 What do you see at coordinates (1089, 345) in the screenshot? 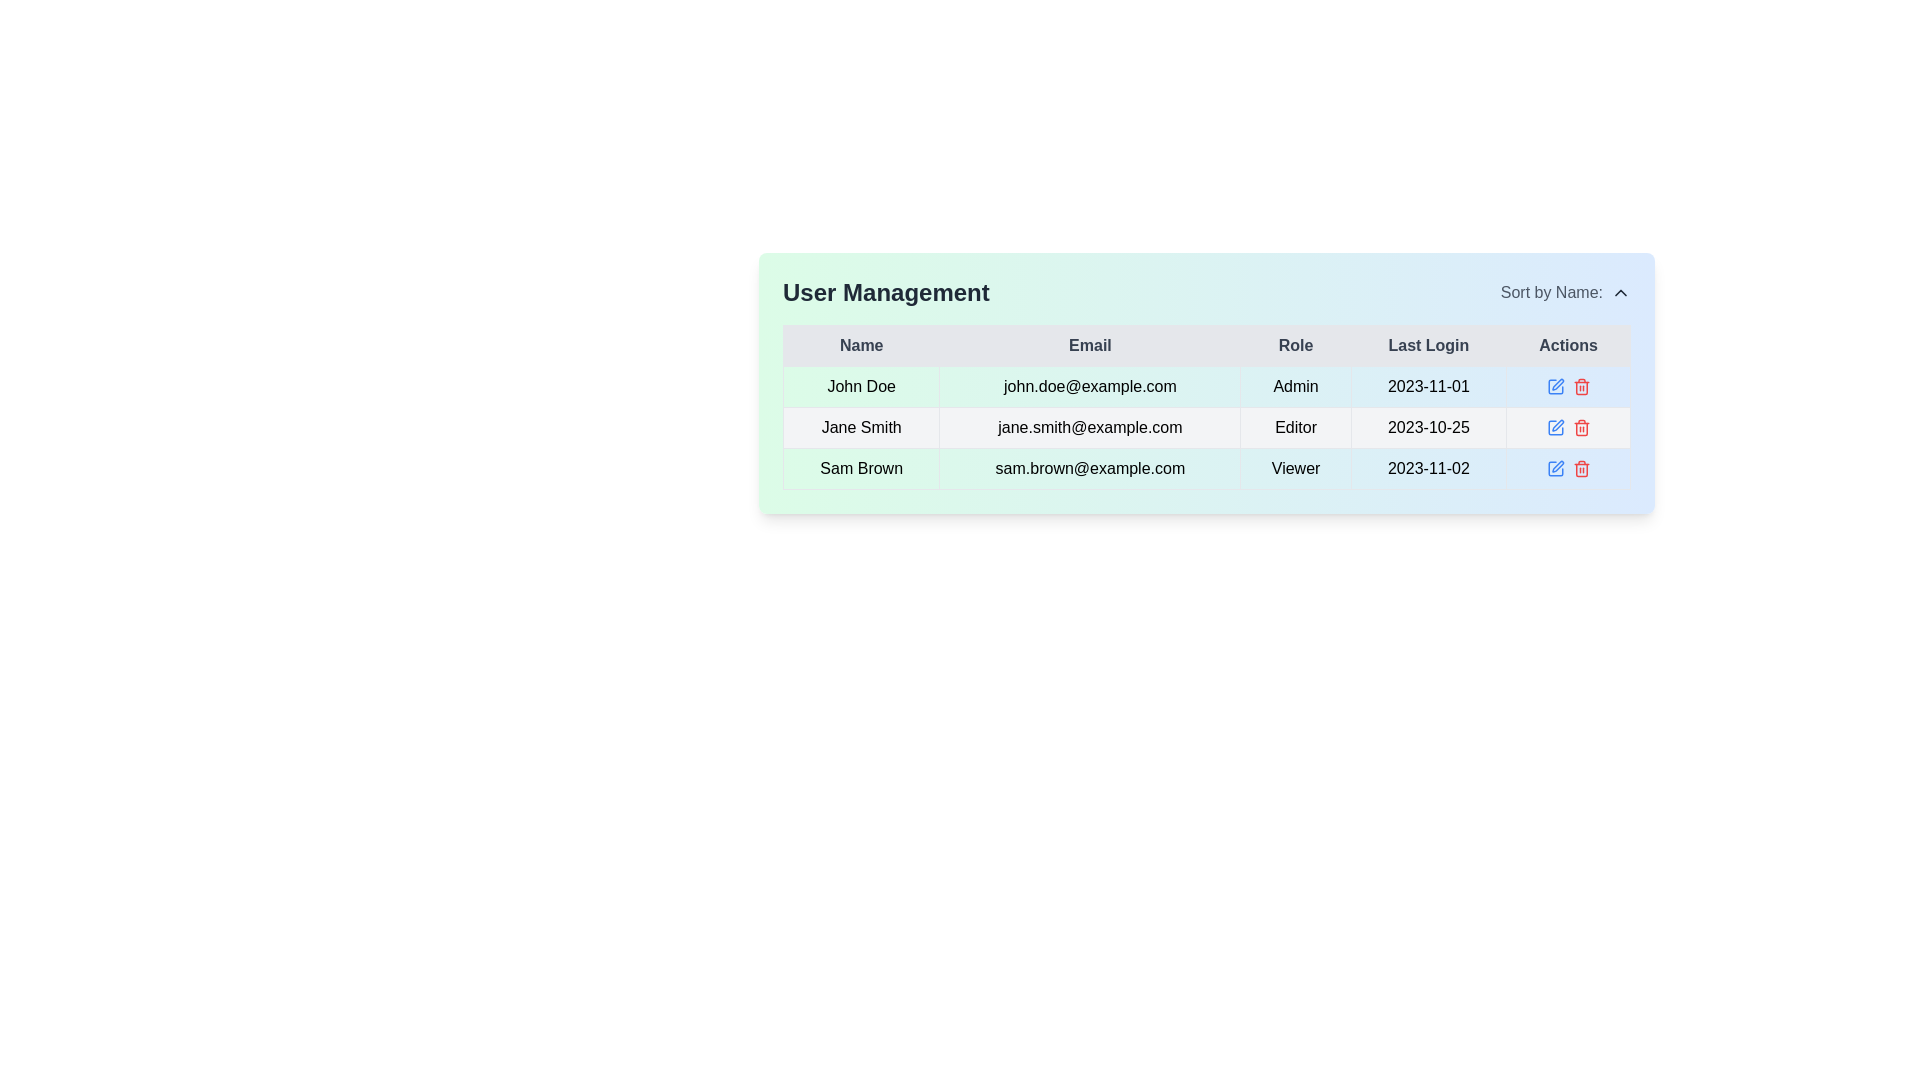
I see `the static text label 'Email' in the second header cell of the table, which is positioned between the 'Name' and 'Role' columns` at bounding box center [1089, 345].